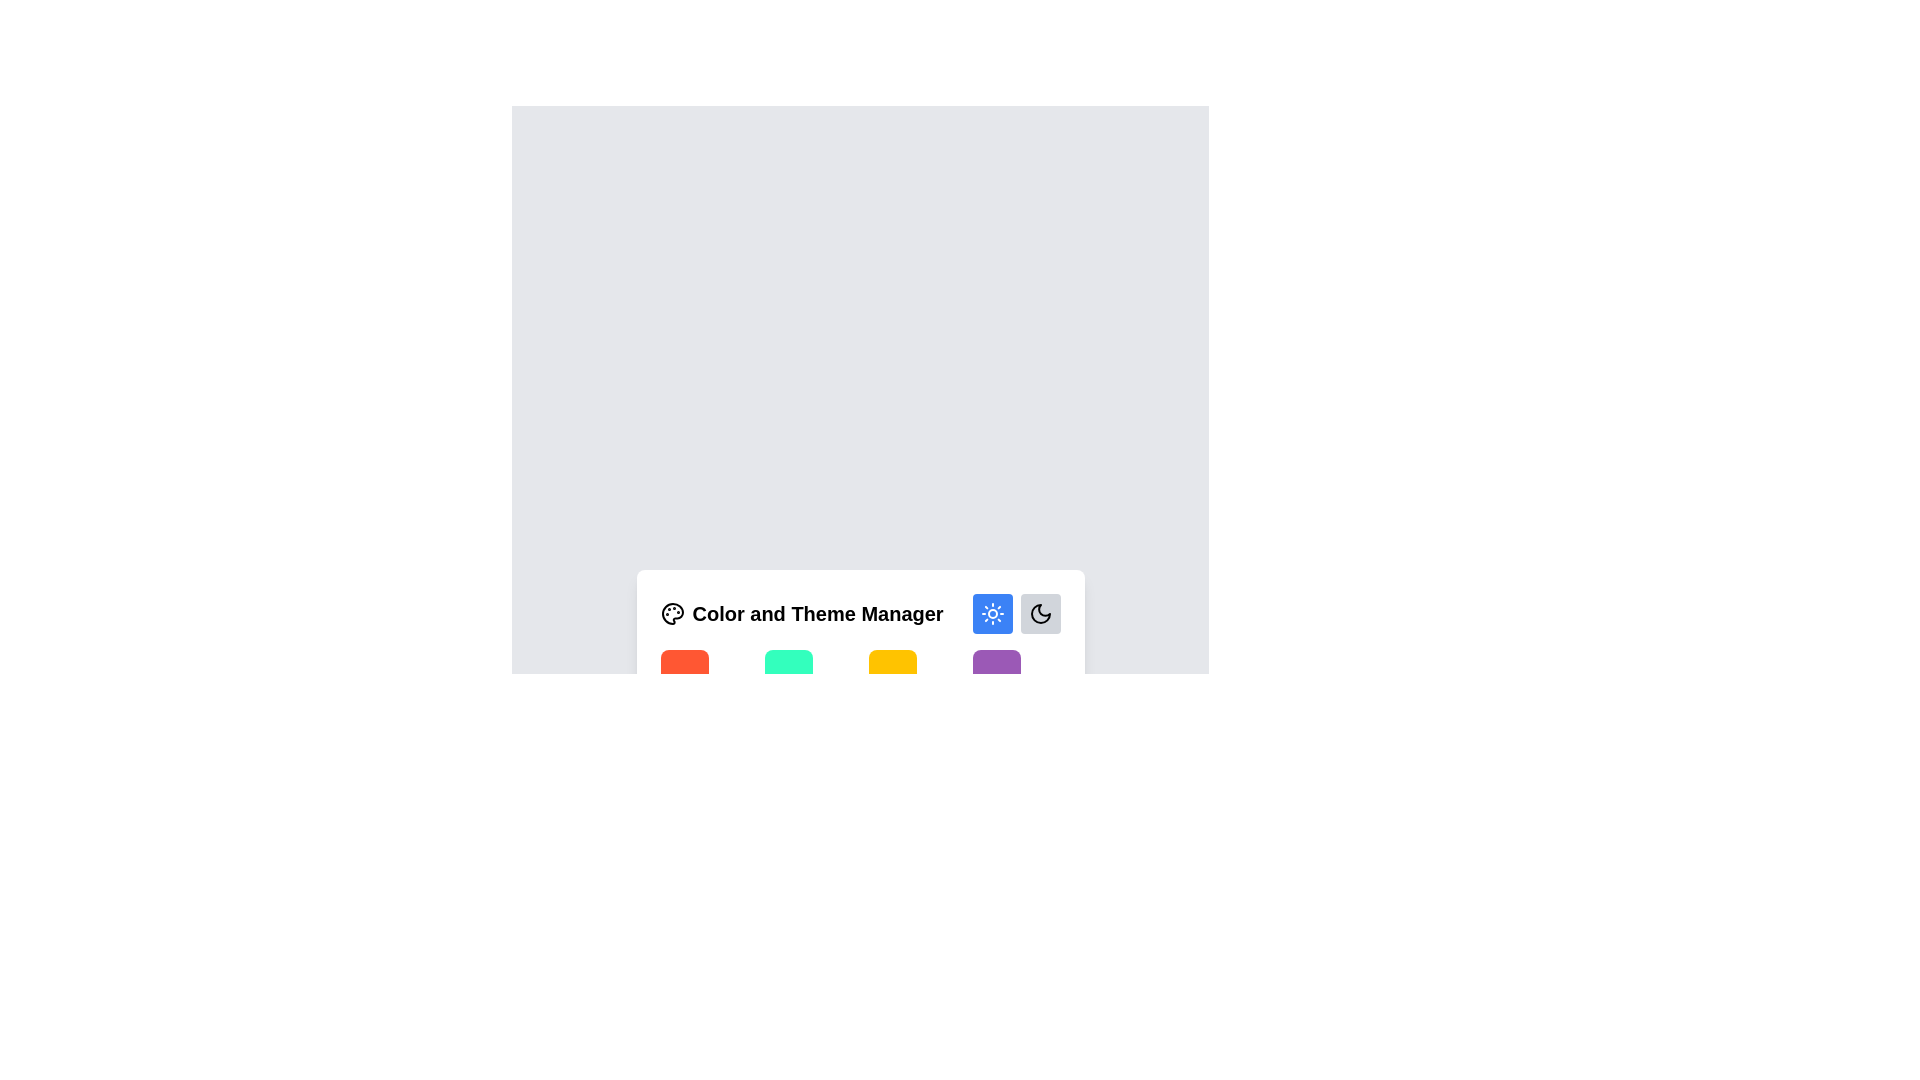  What do you see at coordinates (672, 612) in the screenshot?
I see `the compact icon resembling a painter's palette located on the leftmost side of the header bar labeled 'Color and Theme Manager'` at bounding box center [672, 612].